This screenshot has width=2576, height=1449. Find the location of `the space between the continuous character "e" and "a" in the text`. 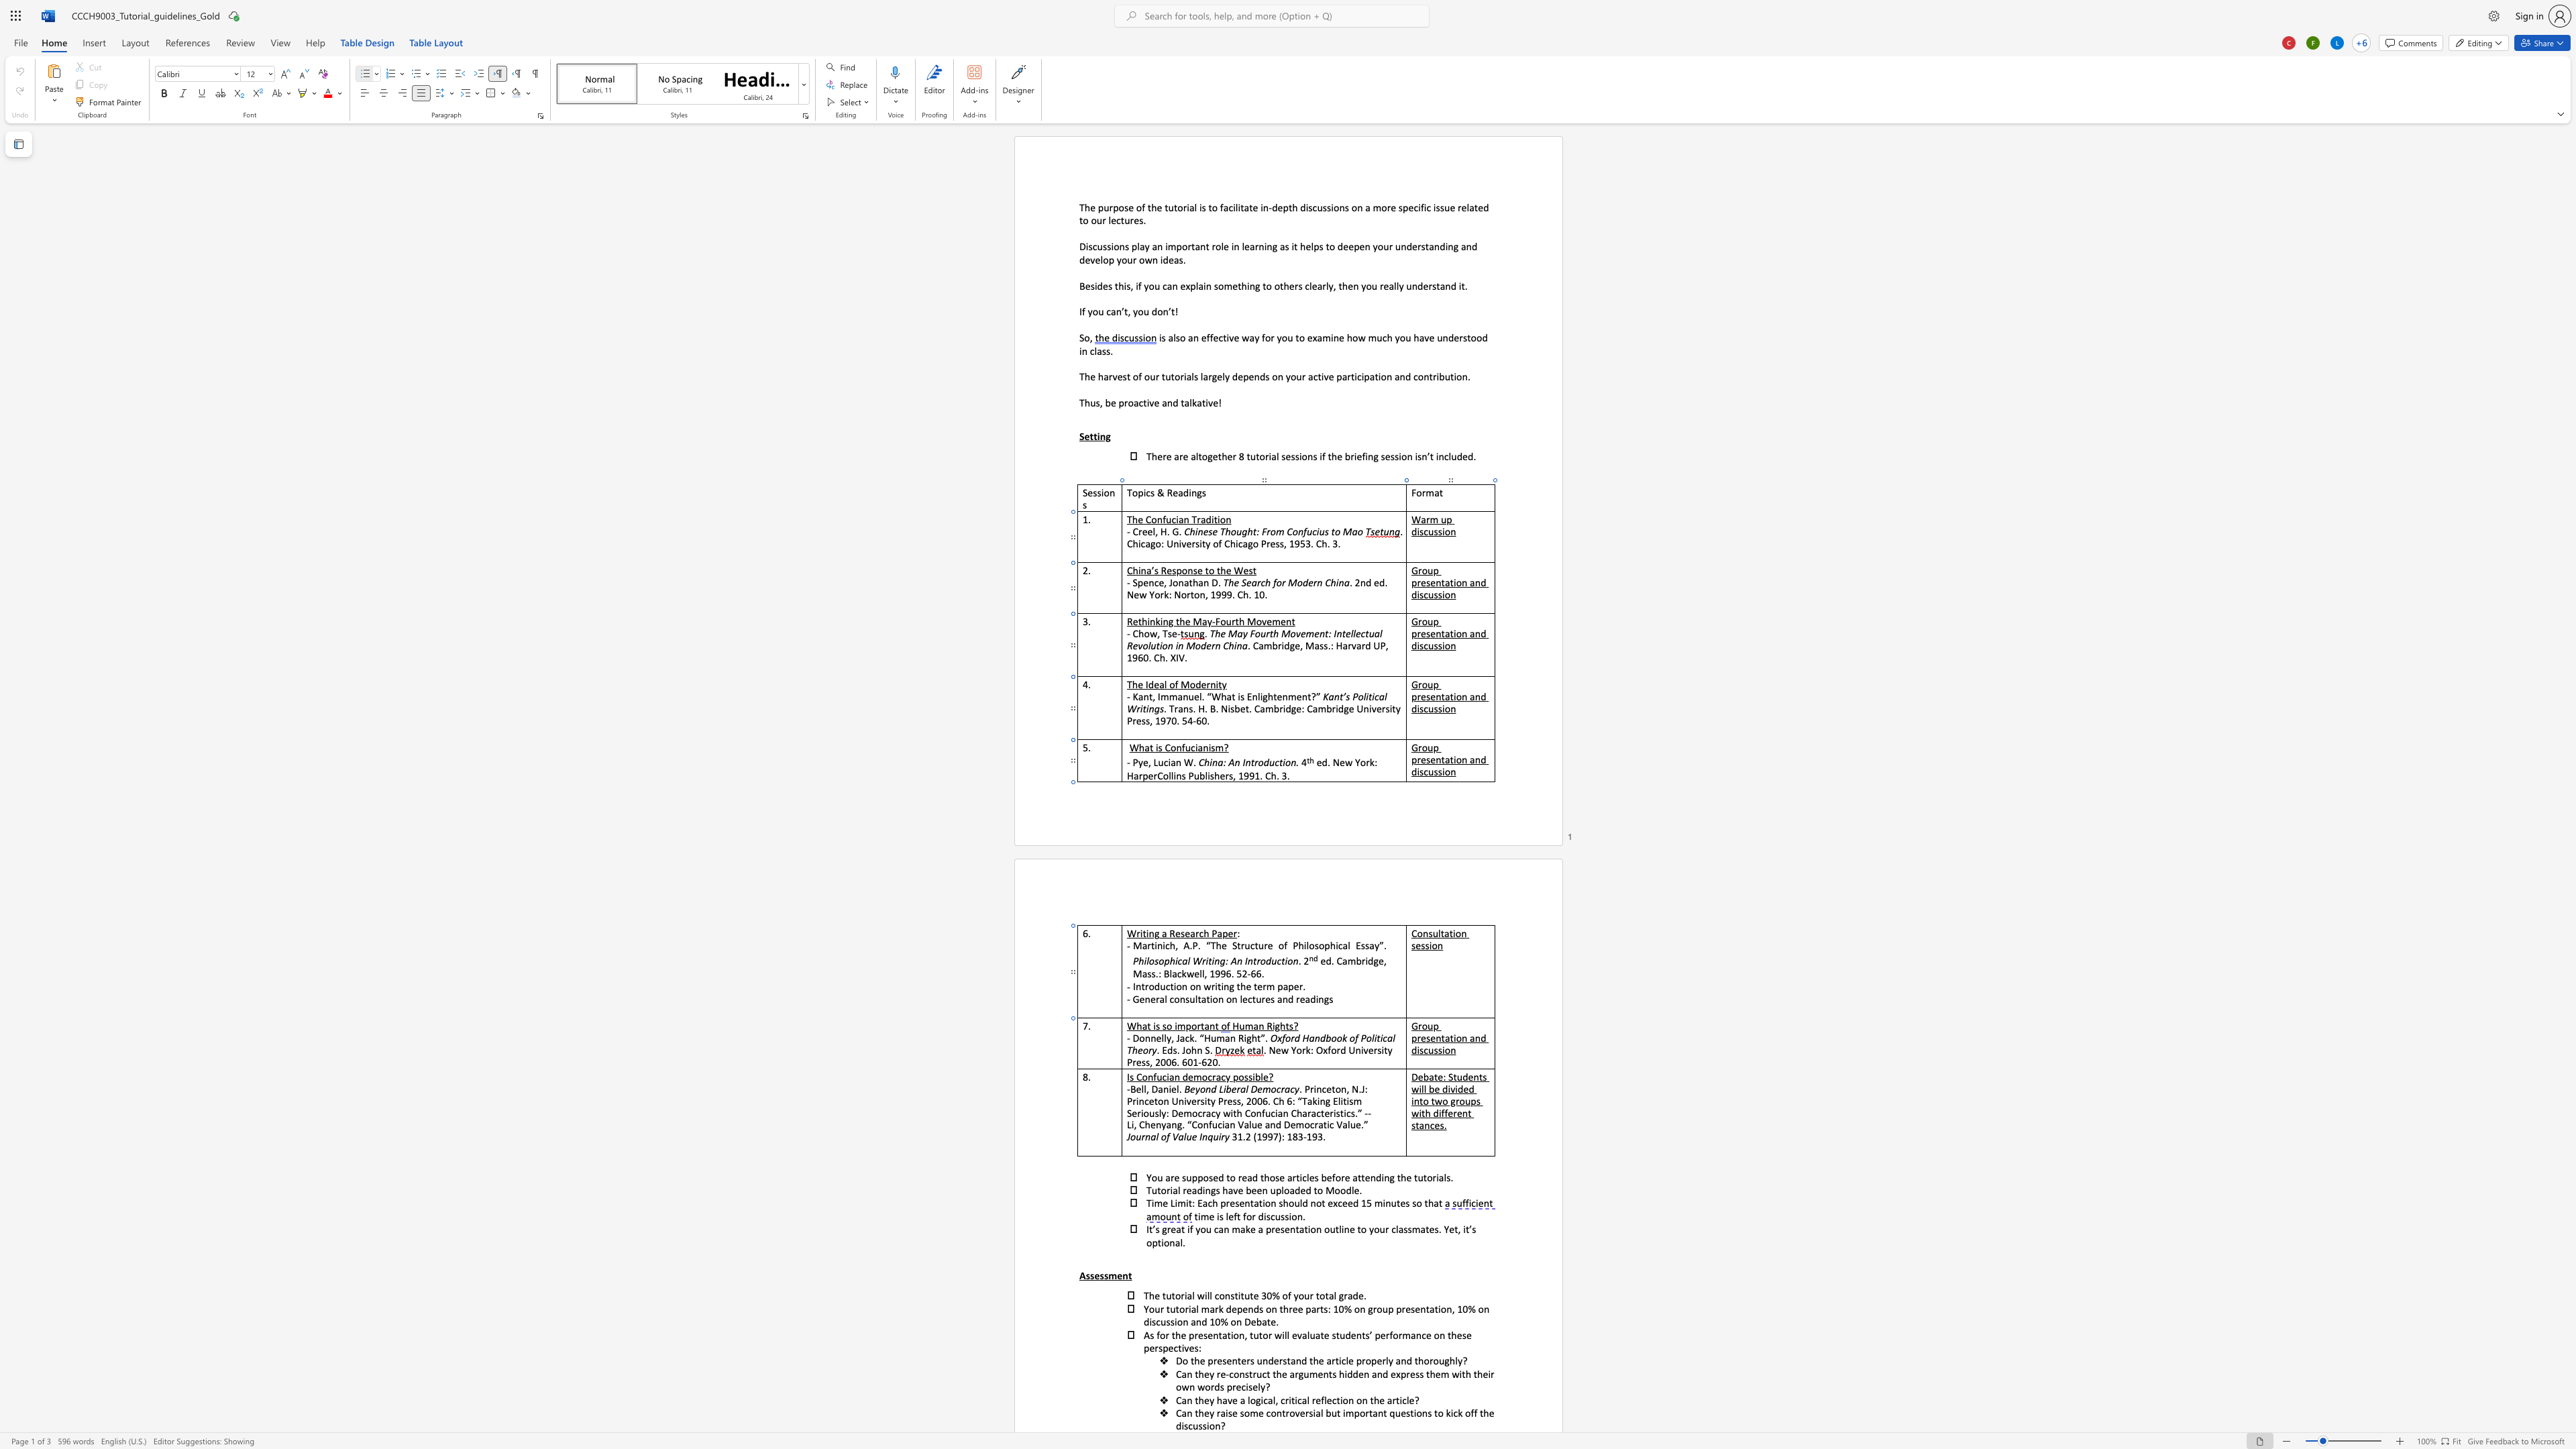

the space between the continuous character "e" and "a" in the text is located at coordinates (1189, 933).